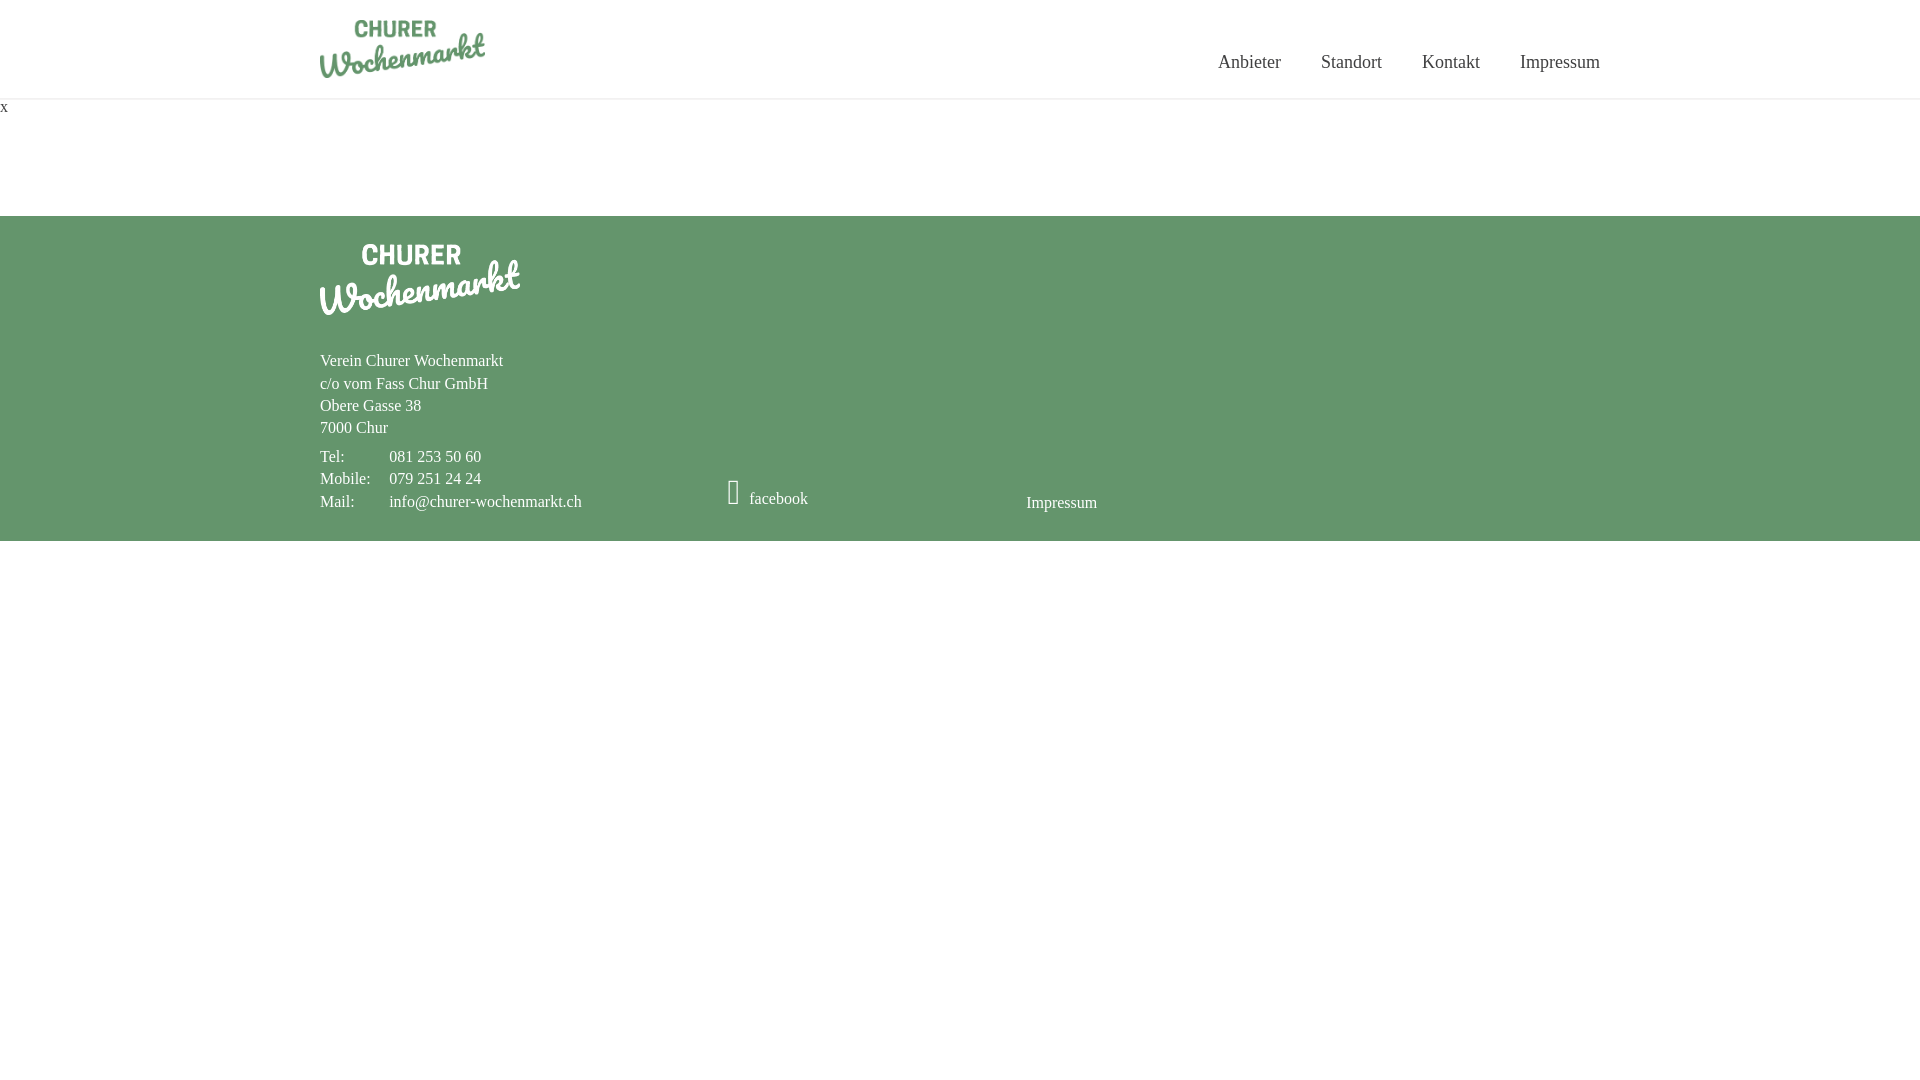 This screenshot has height=1080, width=1920. What do you see at coordinates (1248, 61) in the screenshot?
I see `'Anbieter'` at bounding box center [1248, 61].